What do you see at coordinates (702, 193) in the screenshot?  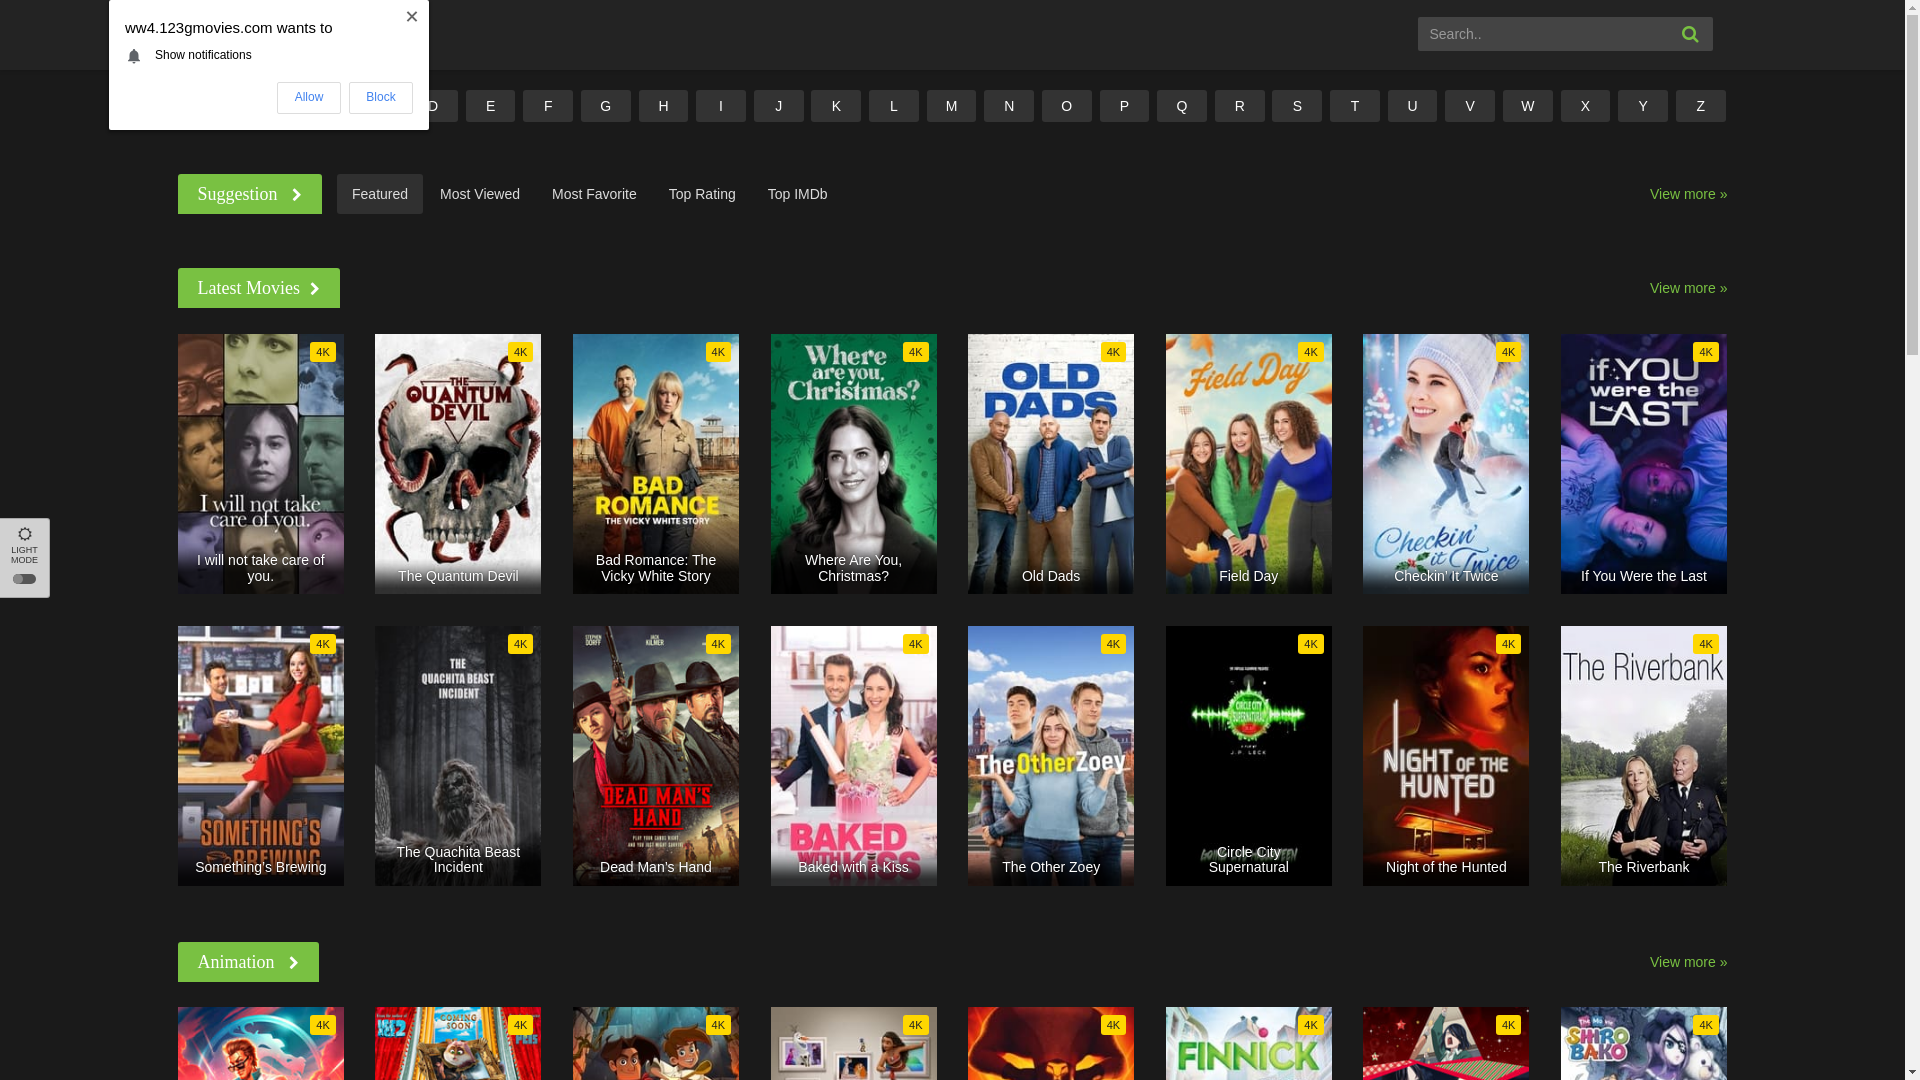 I see `'Top Rating'` at bounding box center [702, 193].